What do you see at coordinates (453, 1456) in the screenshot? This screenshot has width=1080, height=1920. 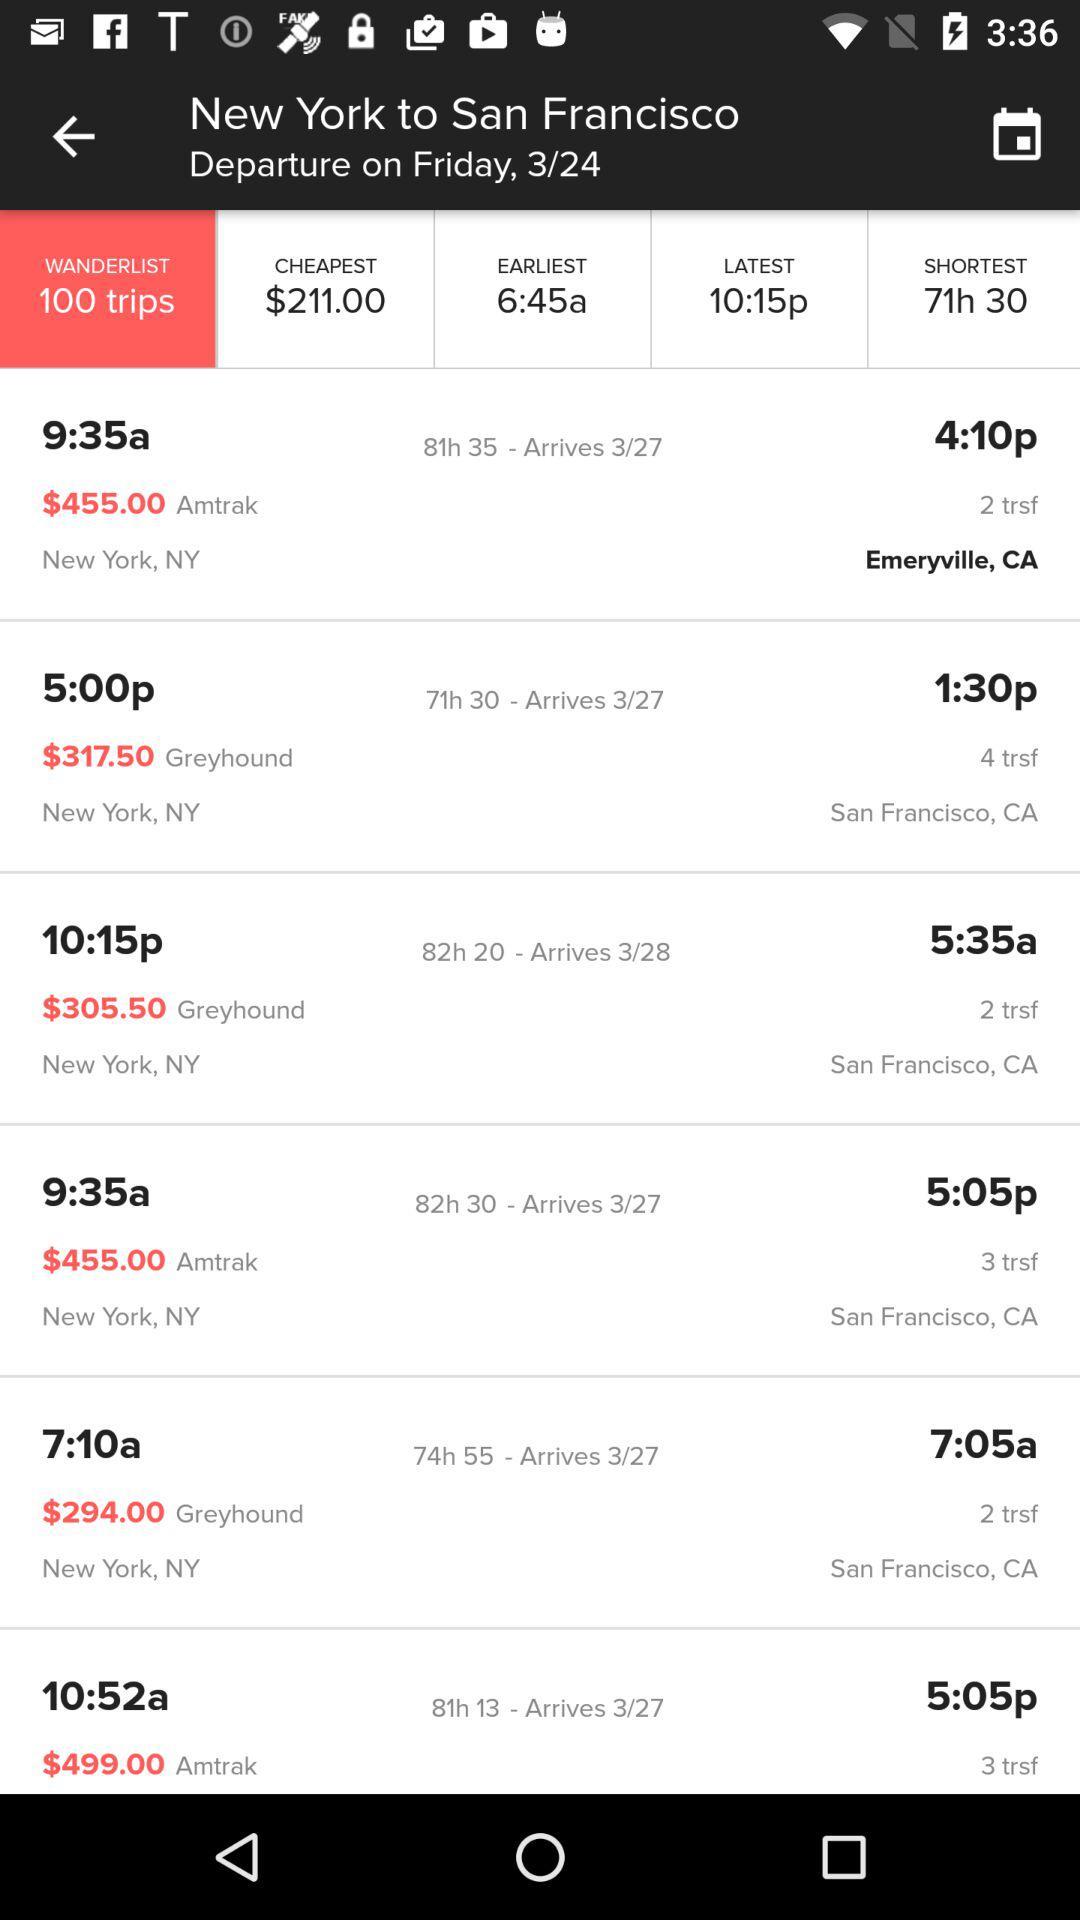 I see `icon next to - arrives 3/27 icon` at bounding box center [453, 1456].